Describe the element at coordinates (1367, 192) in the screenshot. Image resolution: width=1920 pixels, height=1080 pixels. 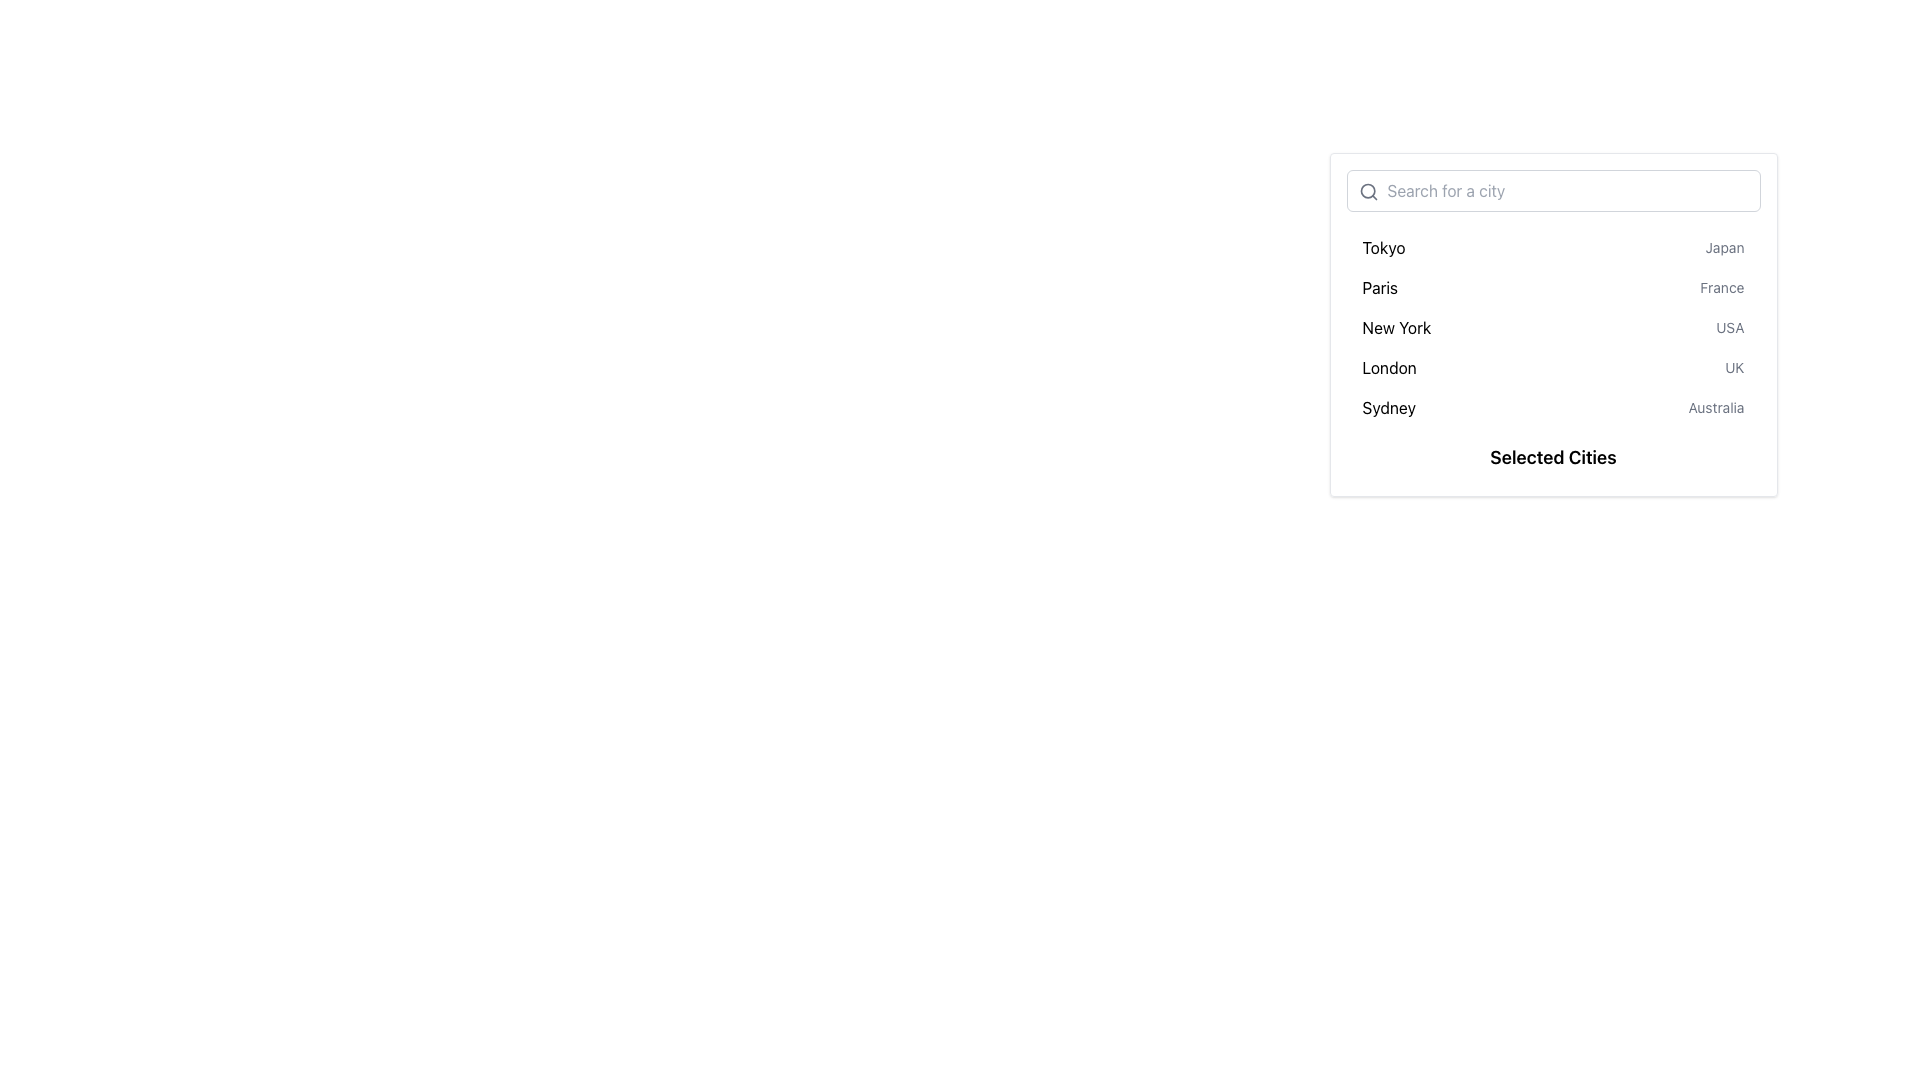
I see `the search functionality icon located at the top-left corner of the search input field, which serves as a visual cue` at that location.